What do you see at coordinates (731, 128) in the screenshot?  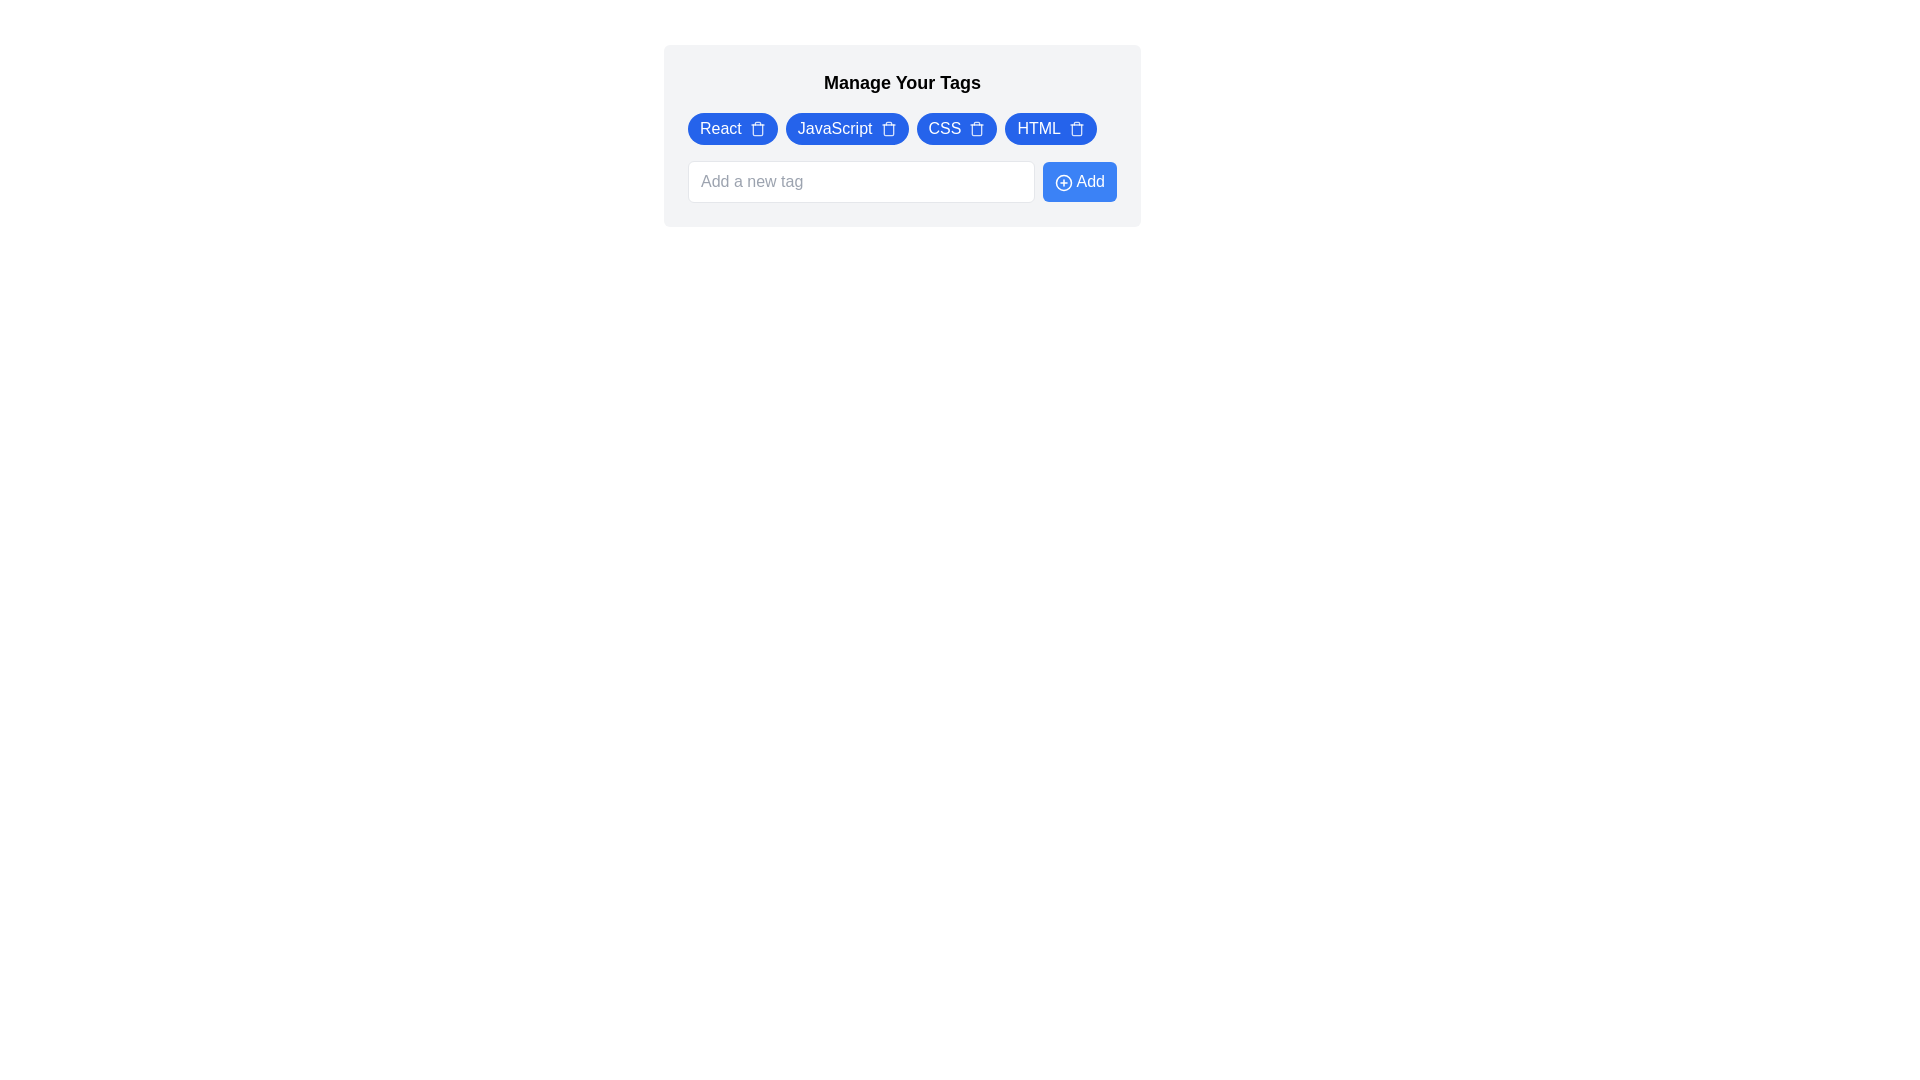 I see `the delete icon on the 'React' tag` at bounding box center [731, 128].